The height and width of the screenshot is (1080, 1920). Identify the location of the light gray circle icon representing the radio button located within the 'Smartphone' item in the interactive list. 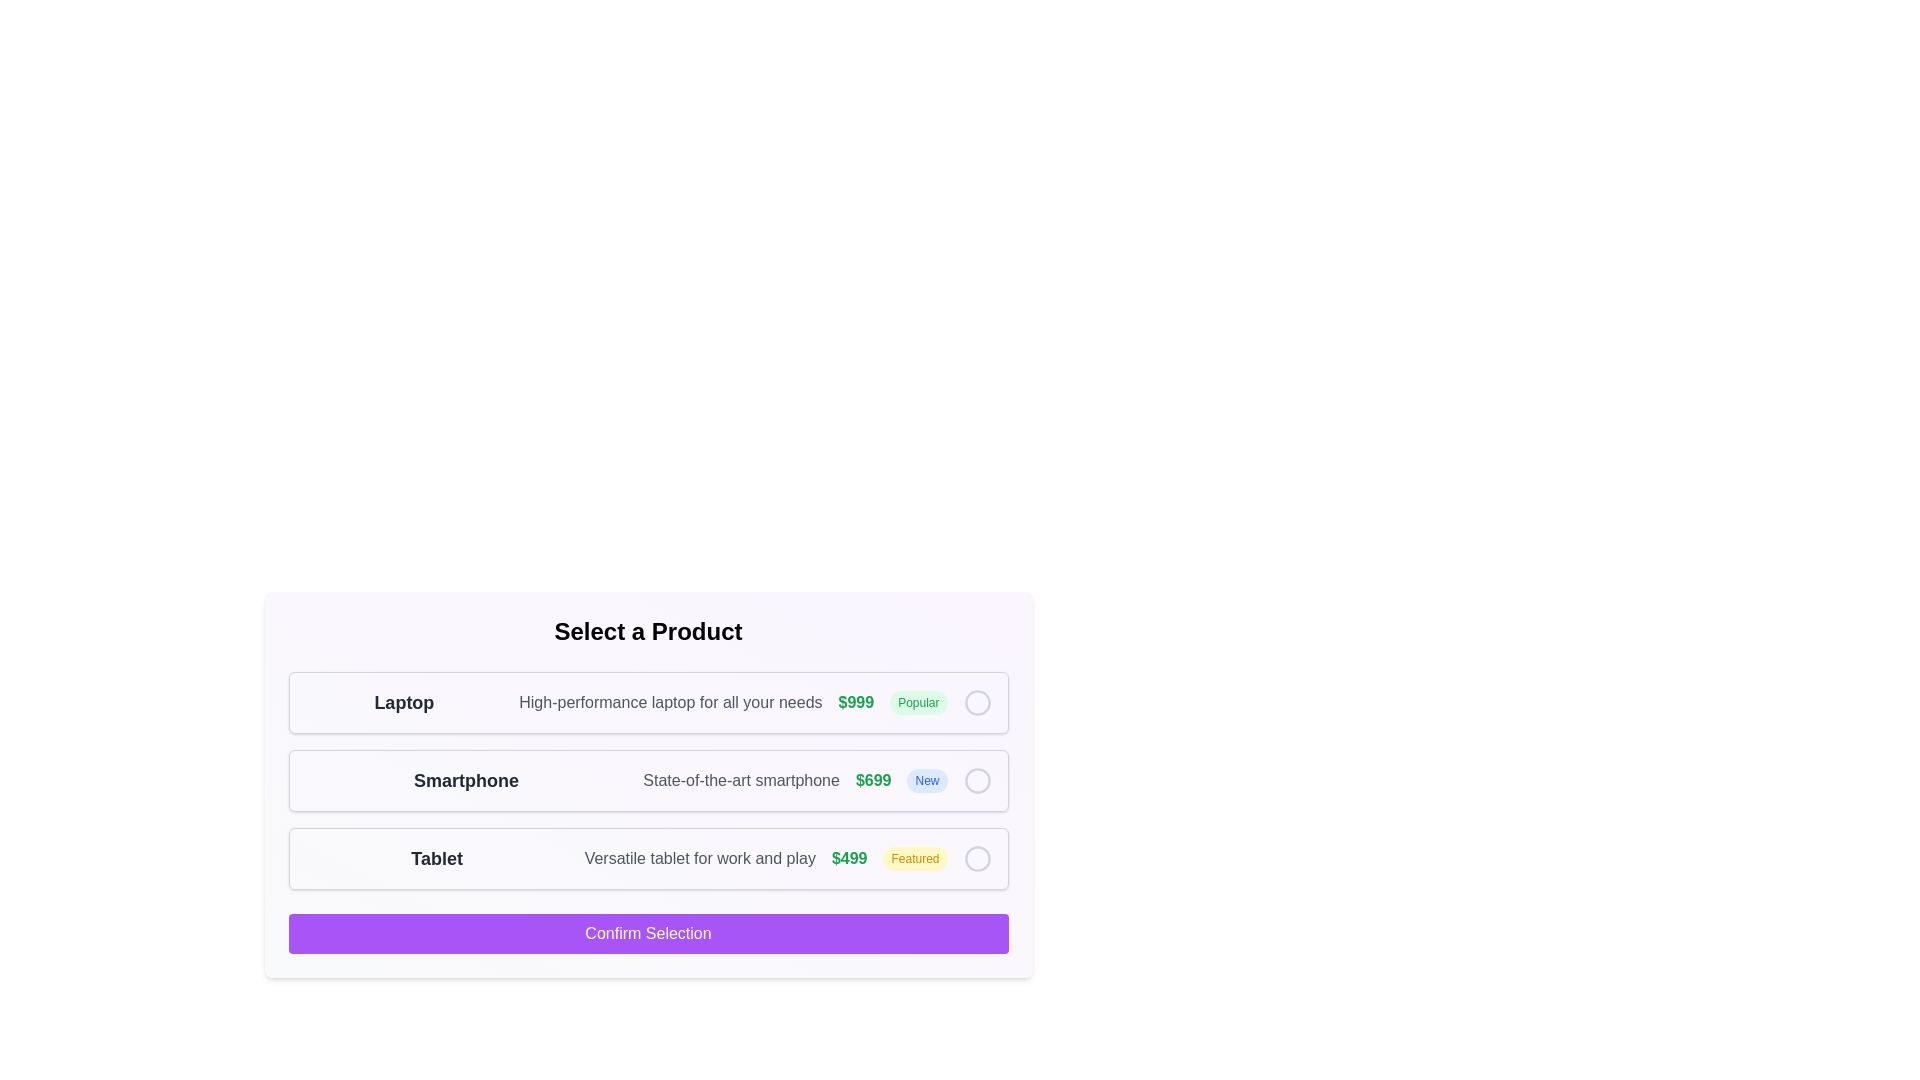
(977, 779).